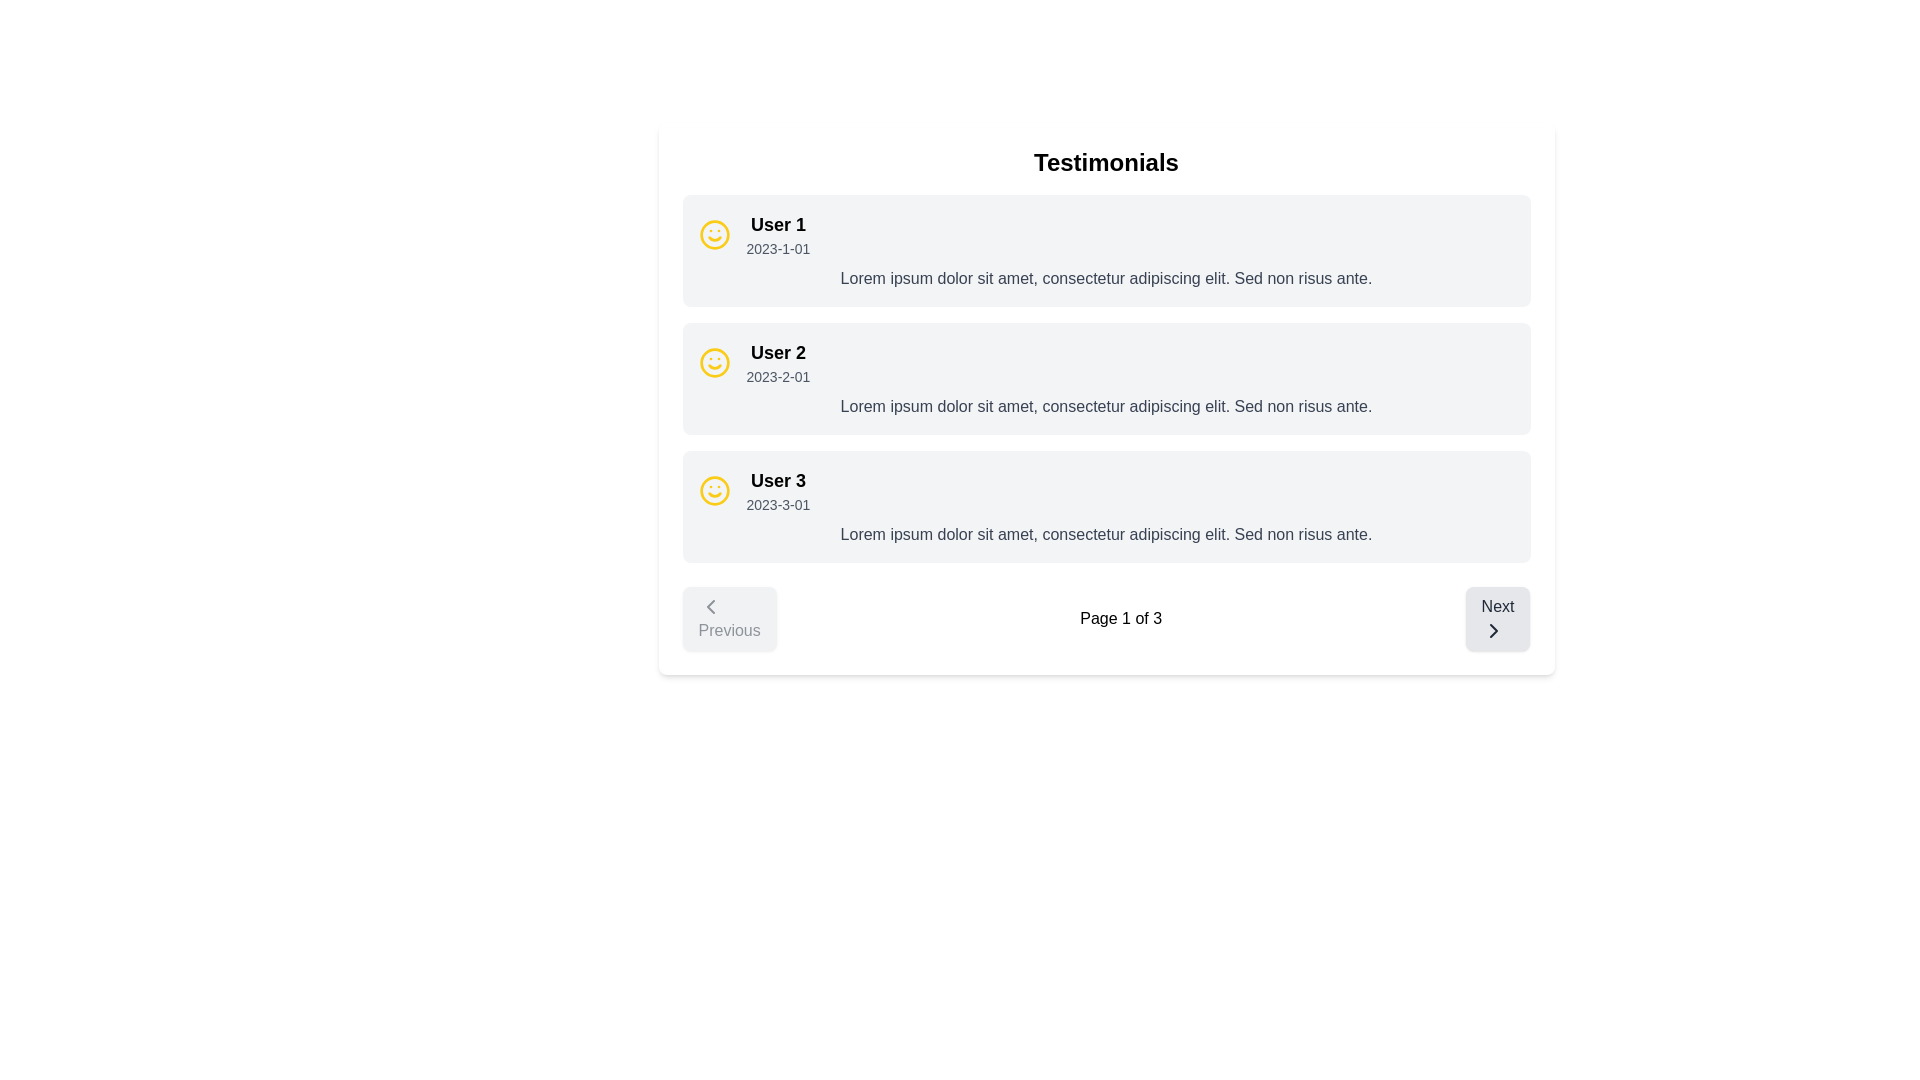 The height and width of the screenshot is (1080, 1920). Describe the element at coordinates (777, 377) in the screenshot. I see `date text label associated with the testimonial for 'User 2', located directly below the username in the second testimonial card` at that location.